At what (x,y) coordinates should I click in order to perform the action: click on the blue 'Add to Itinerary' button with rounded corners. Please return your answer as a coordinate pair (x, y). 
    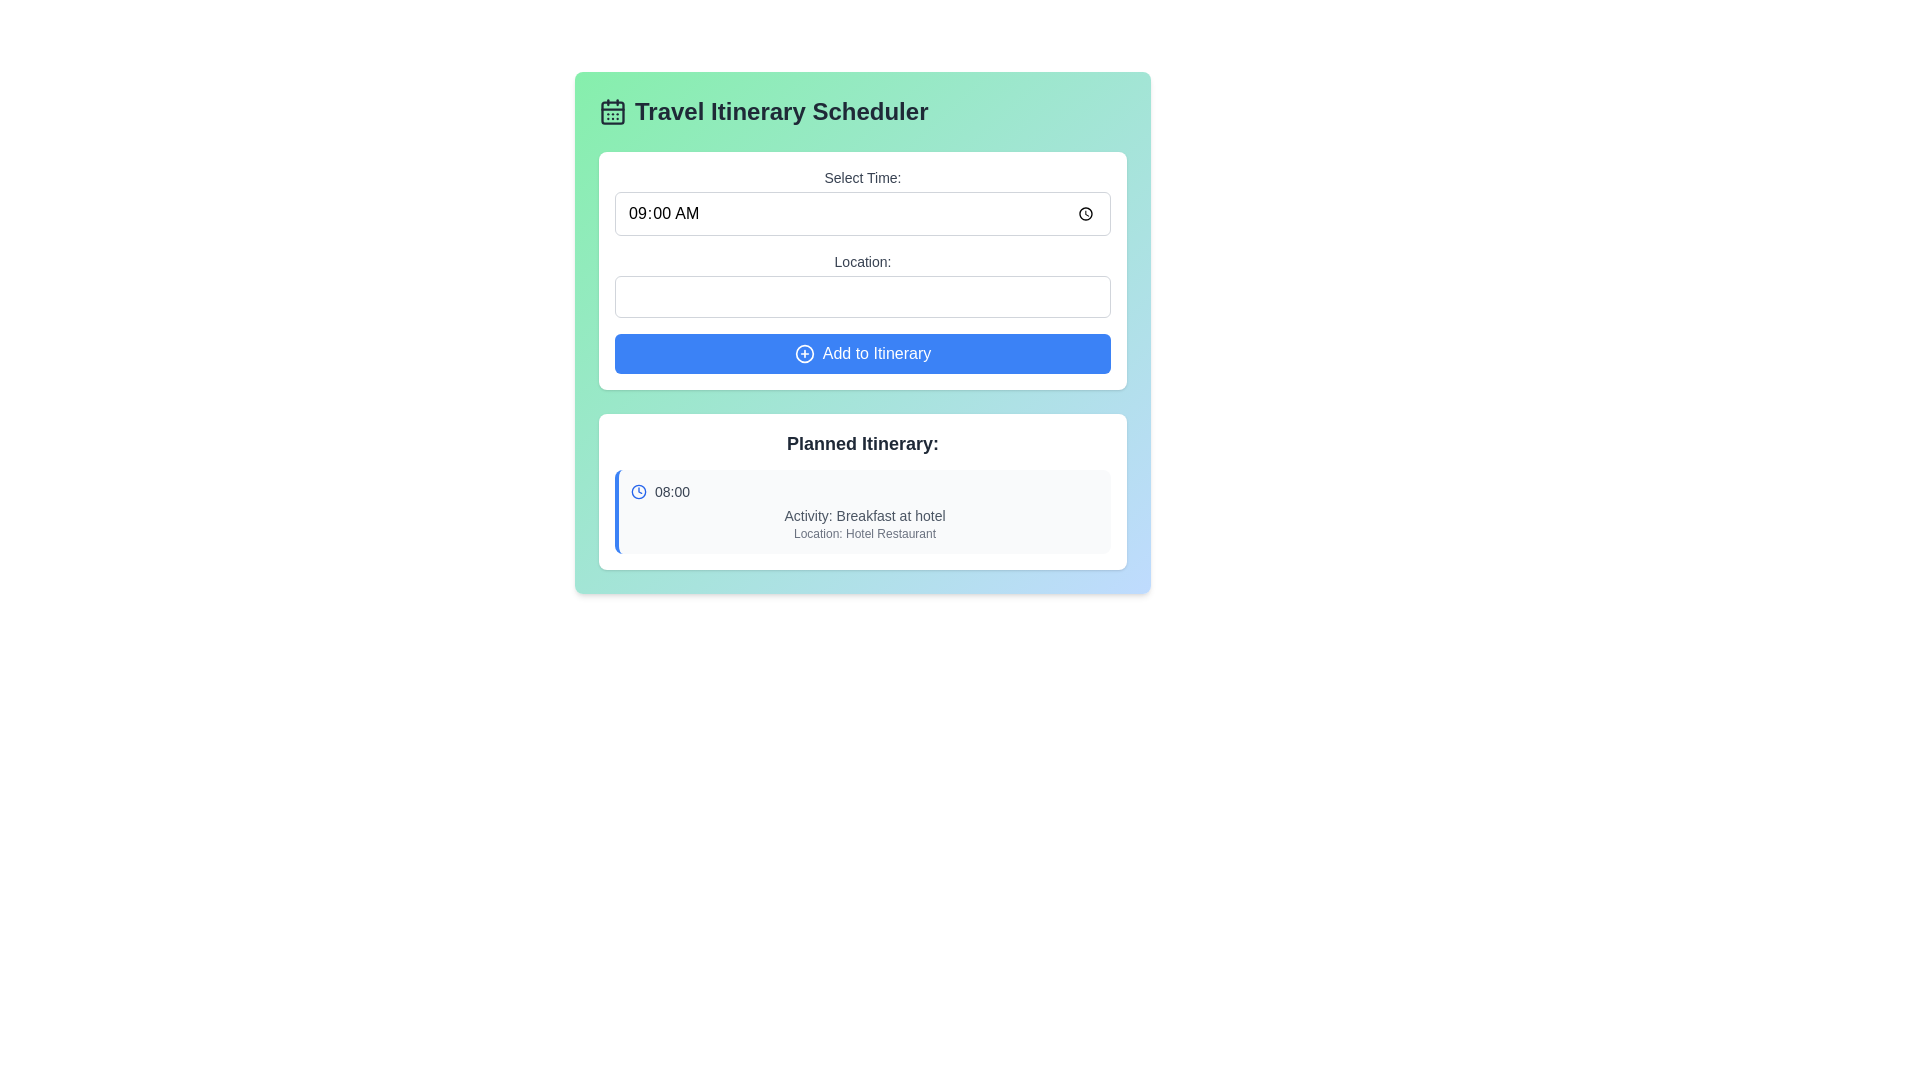
    Looking at the image, I should click on (863, 353).